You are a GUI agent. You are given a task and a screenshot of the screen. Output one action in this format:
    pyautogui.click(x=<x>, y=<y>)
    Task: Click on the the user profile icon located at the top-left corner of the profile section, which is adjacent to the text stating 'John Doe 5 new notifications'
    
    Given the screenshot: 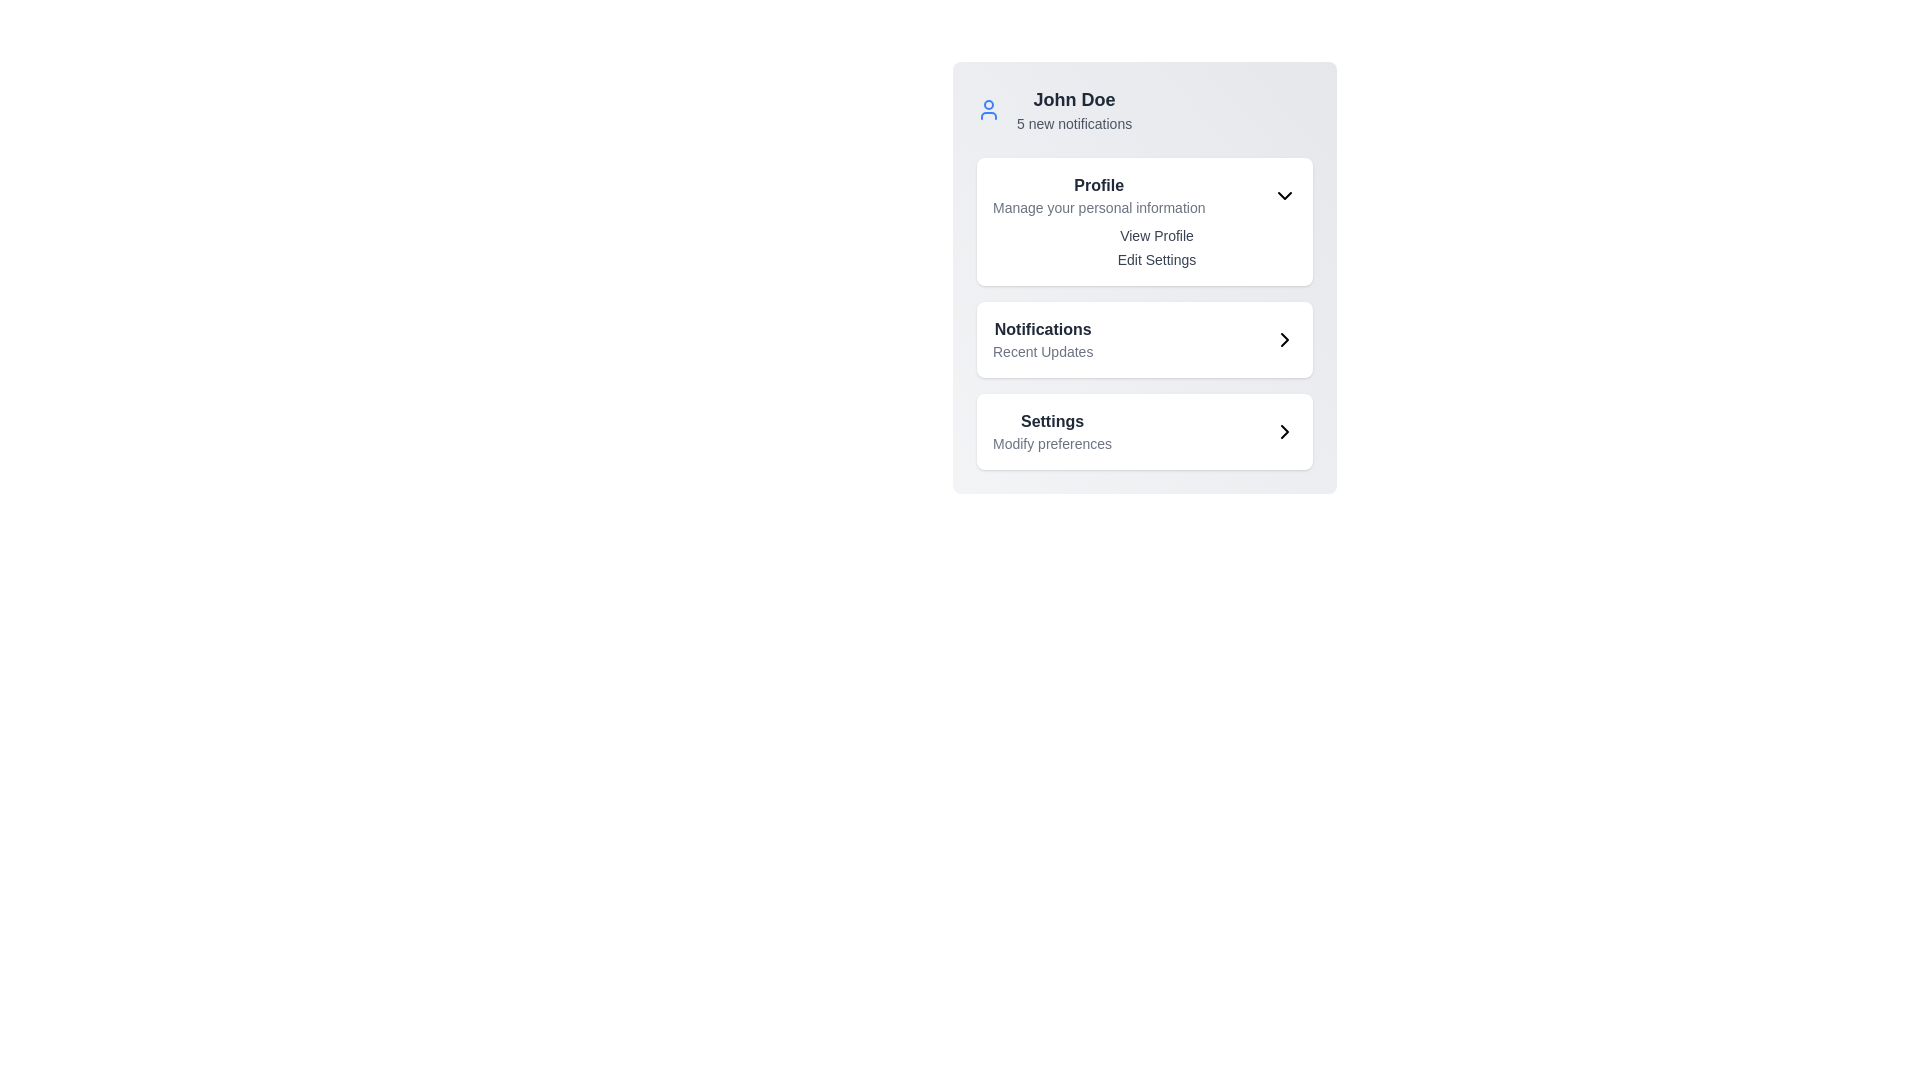 What is the action you would take?
    pyautogui.click(x=988, y=110)
    